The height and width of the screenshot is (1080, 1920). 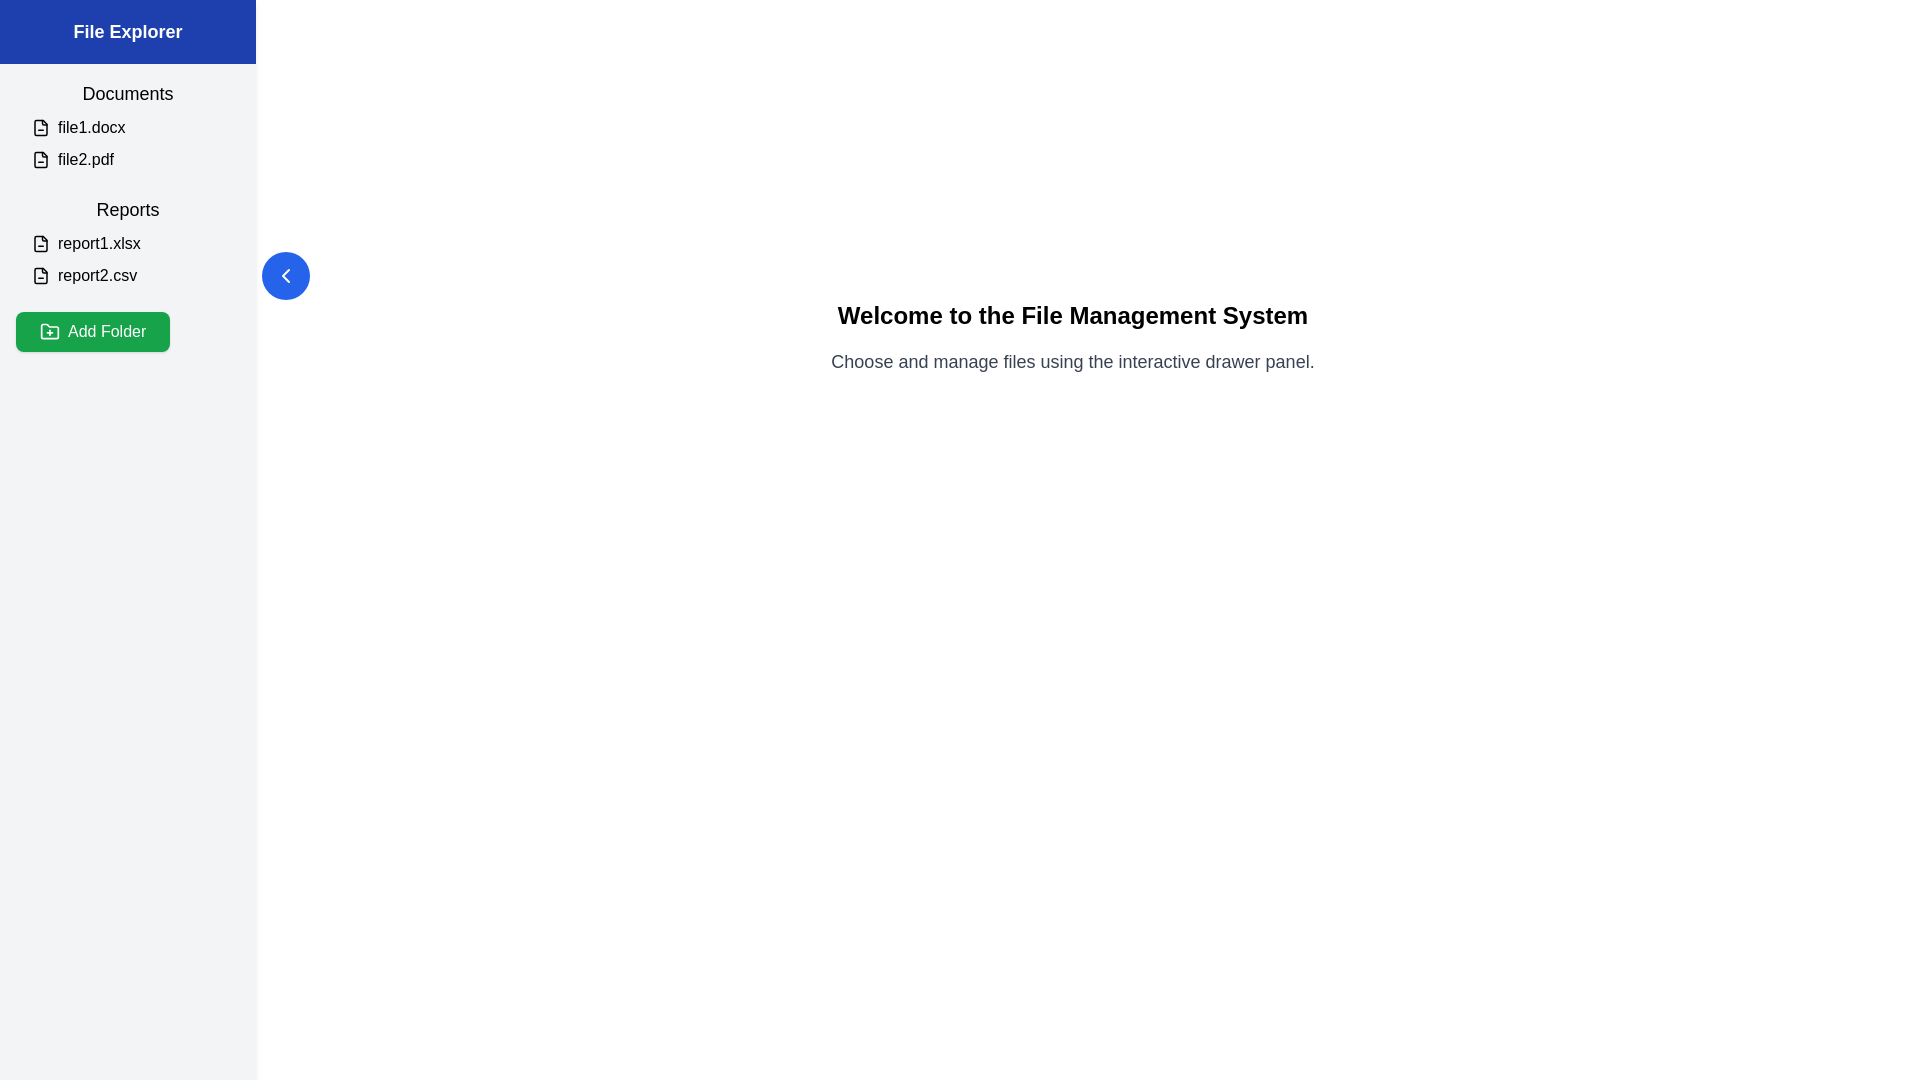 I want to click on the left-facing chevron arrow SVG icon within the blue circular button located at the top-left area of the interface, so click(x=285, y=276).